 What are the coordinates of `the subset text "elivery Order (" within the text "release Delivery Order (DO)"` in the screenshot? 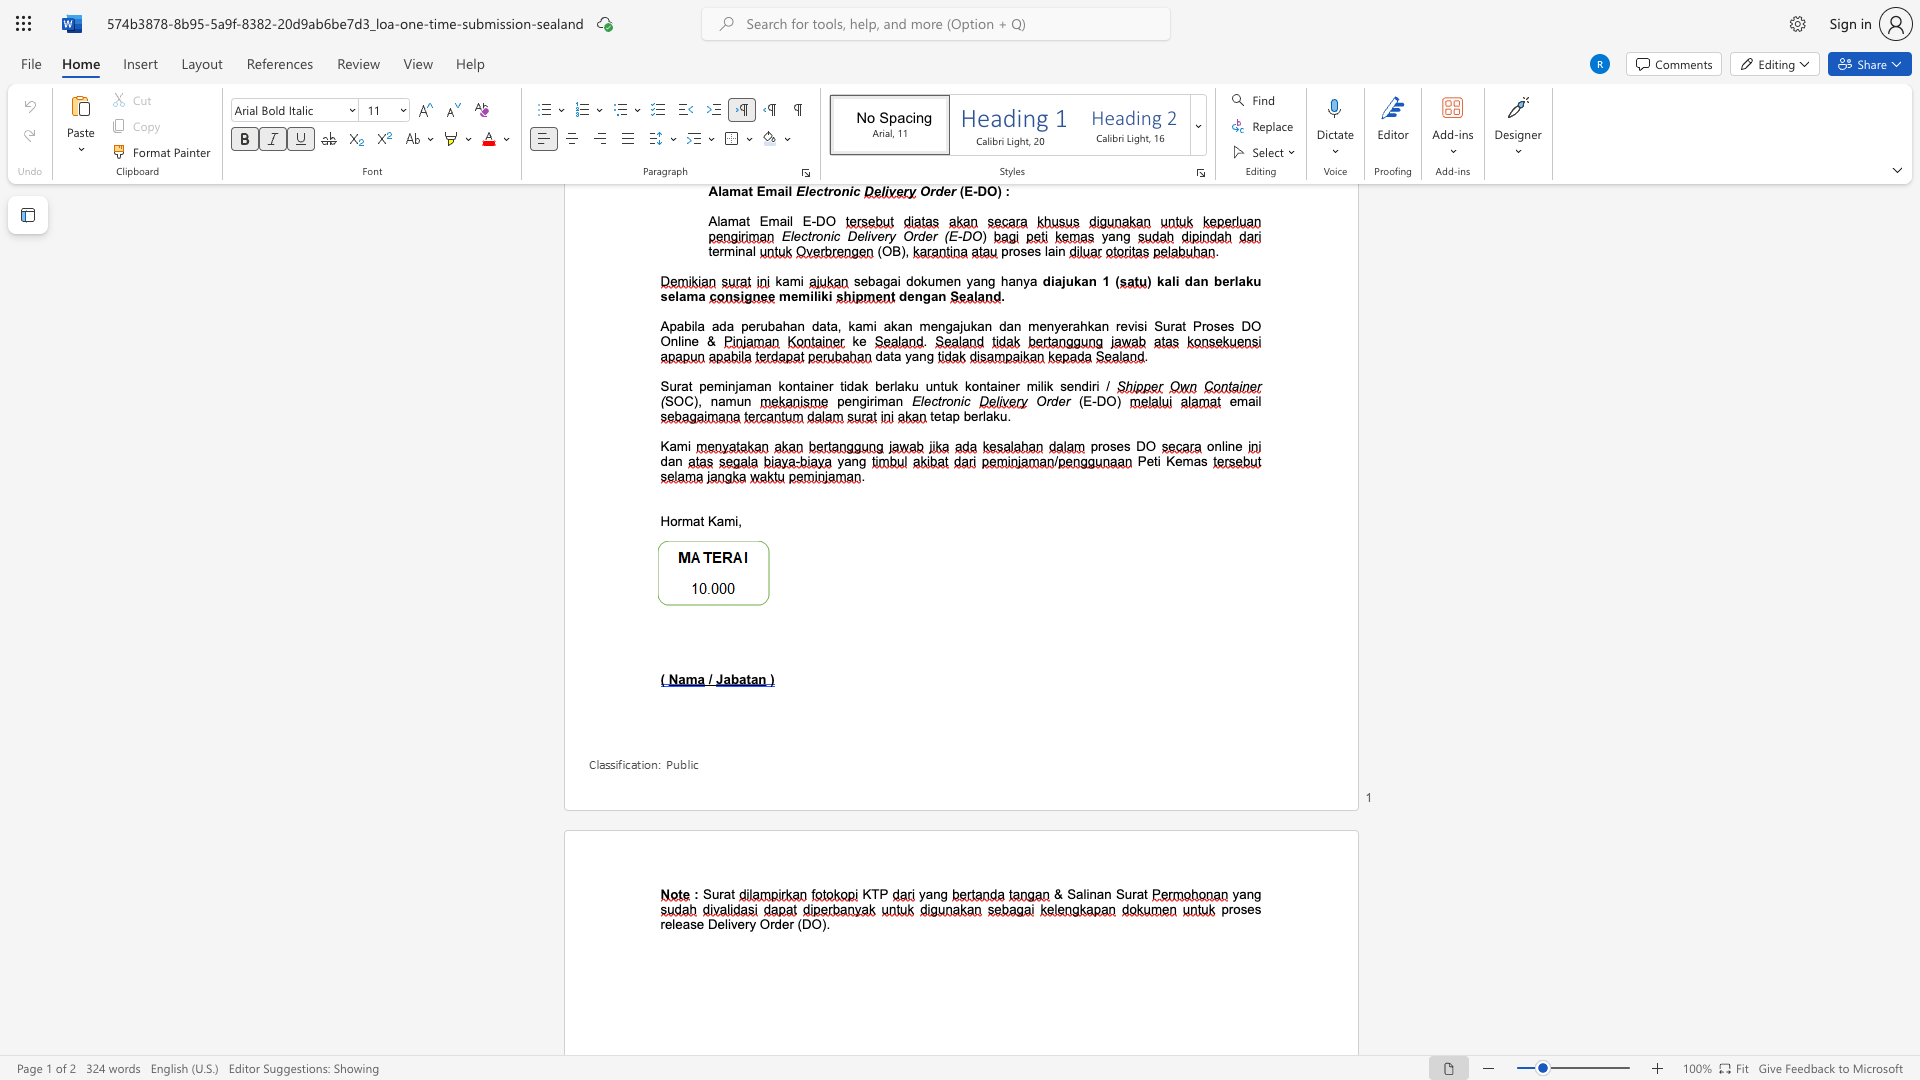 It's located at (717, 924).